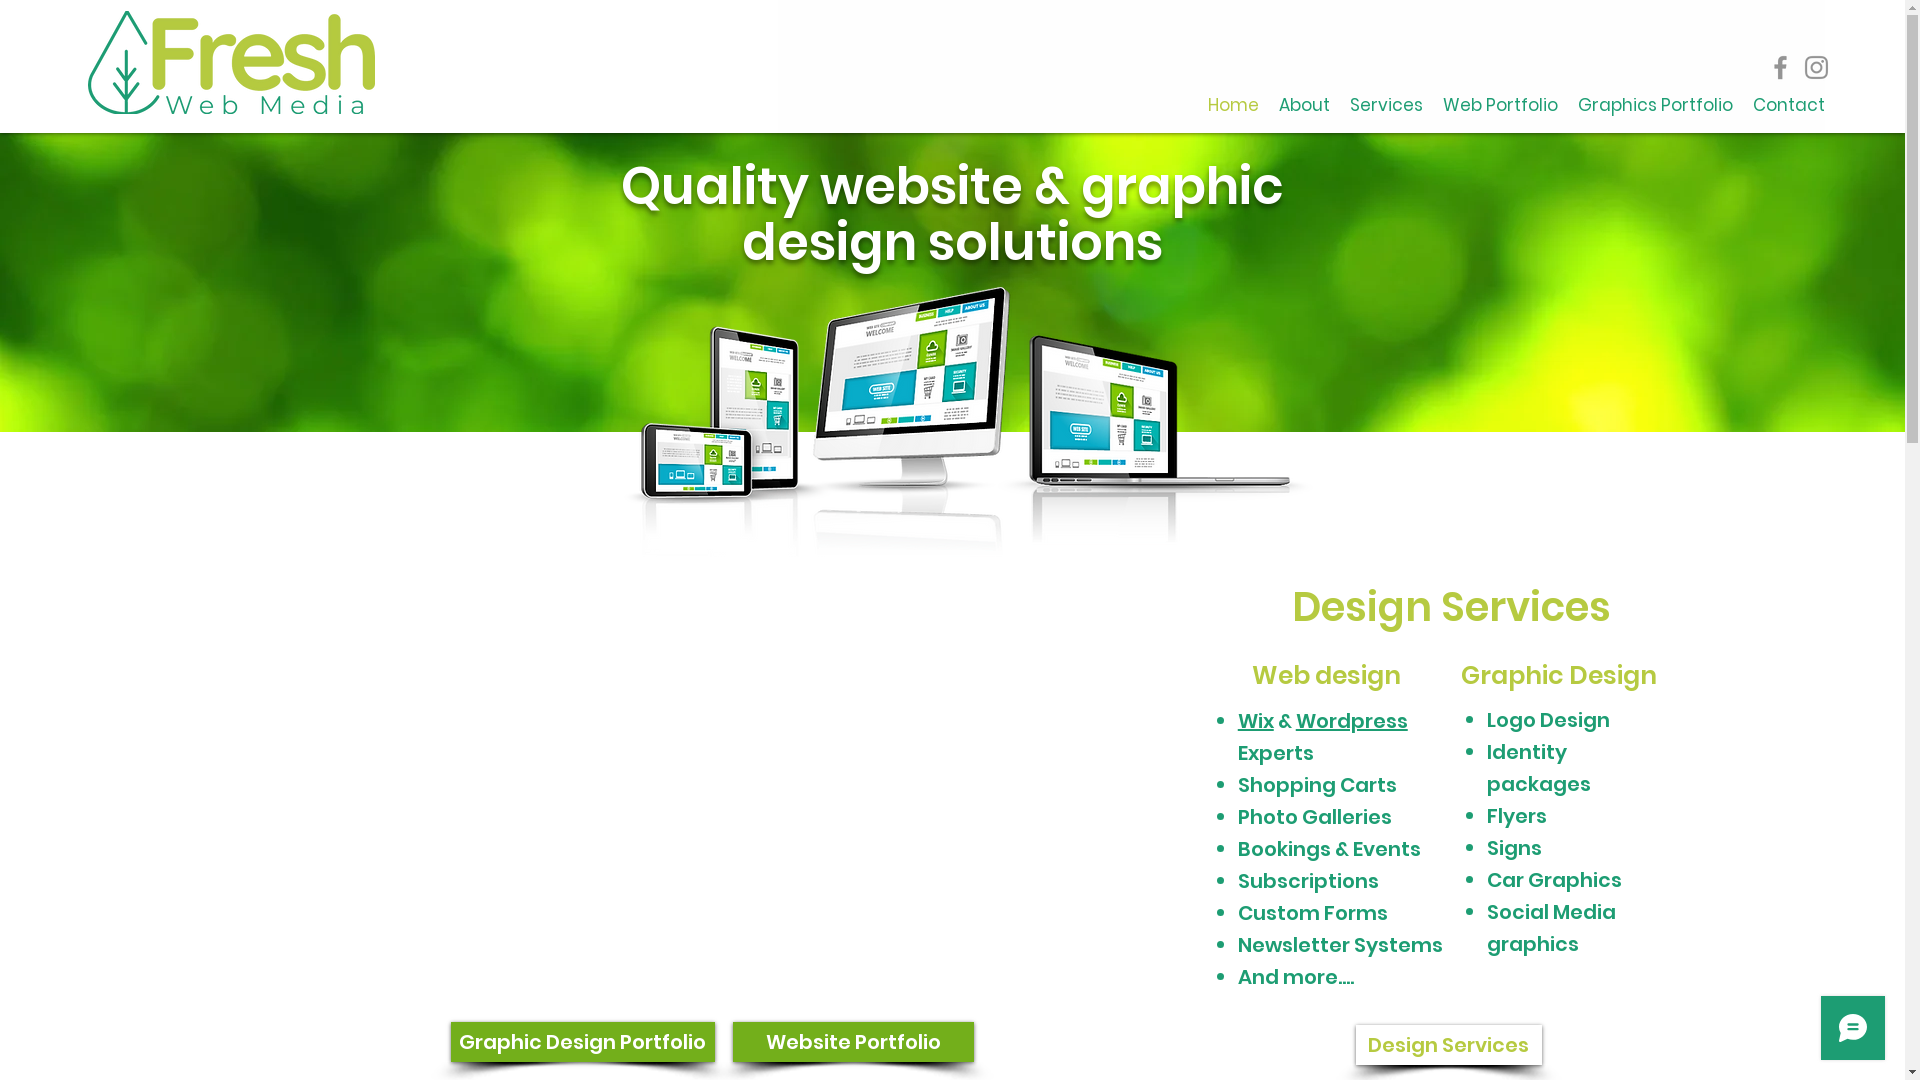  I want to click on 'Graphics Portfolio', so click(1567, 105).